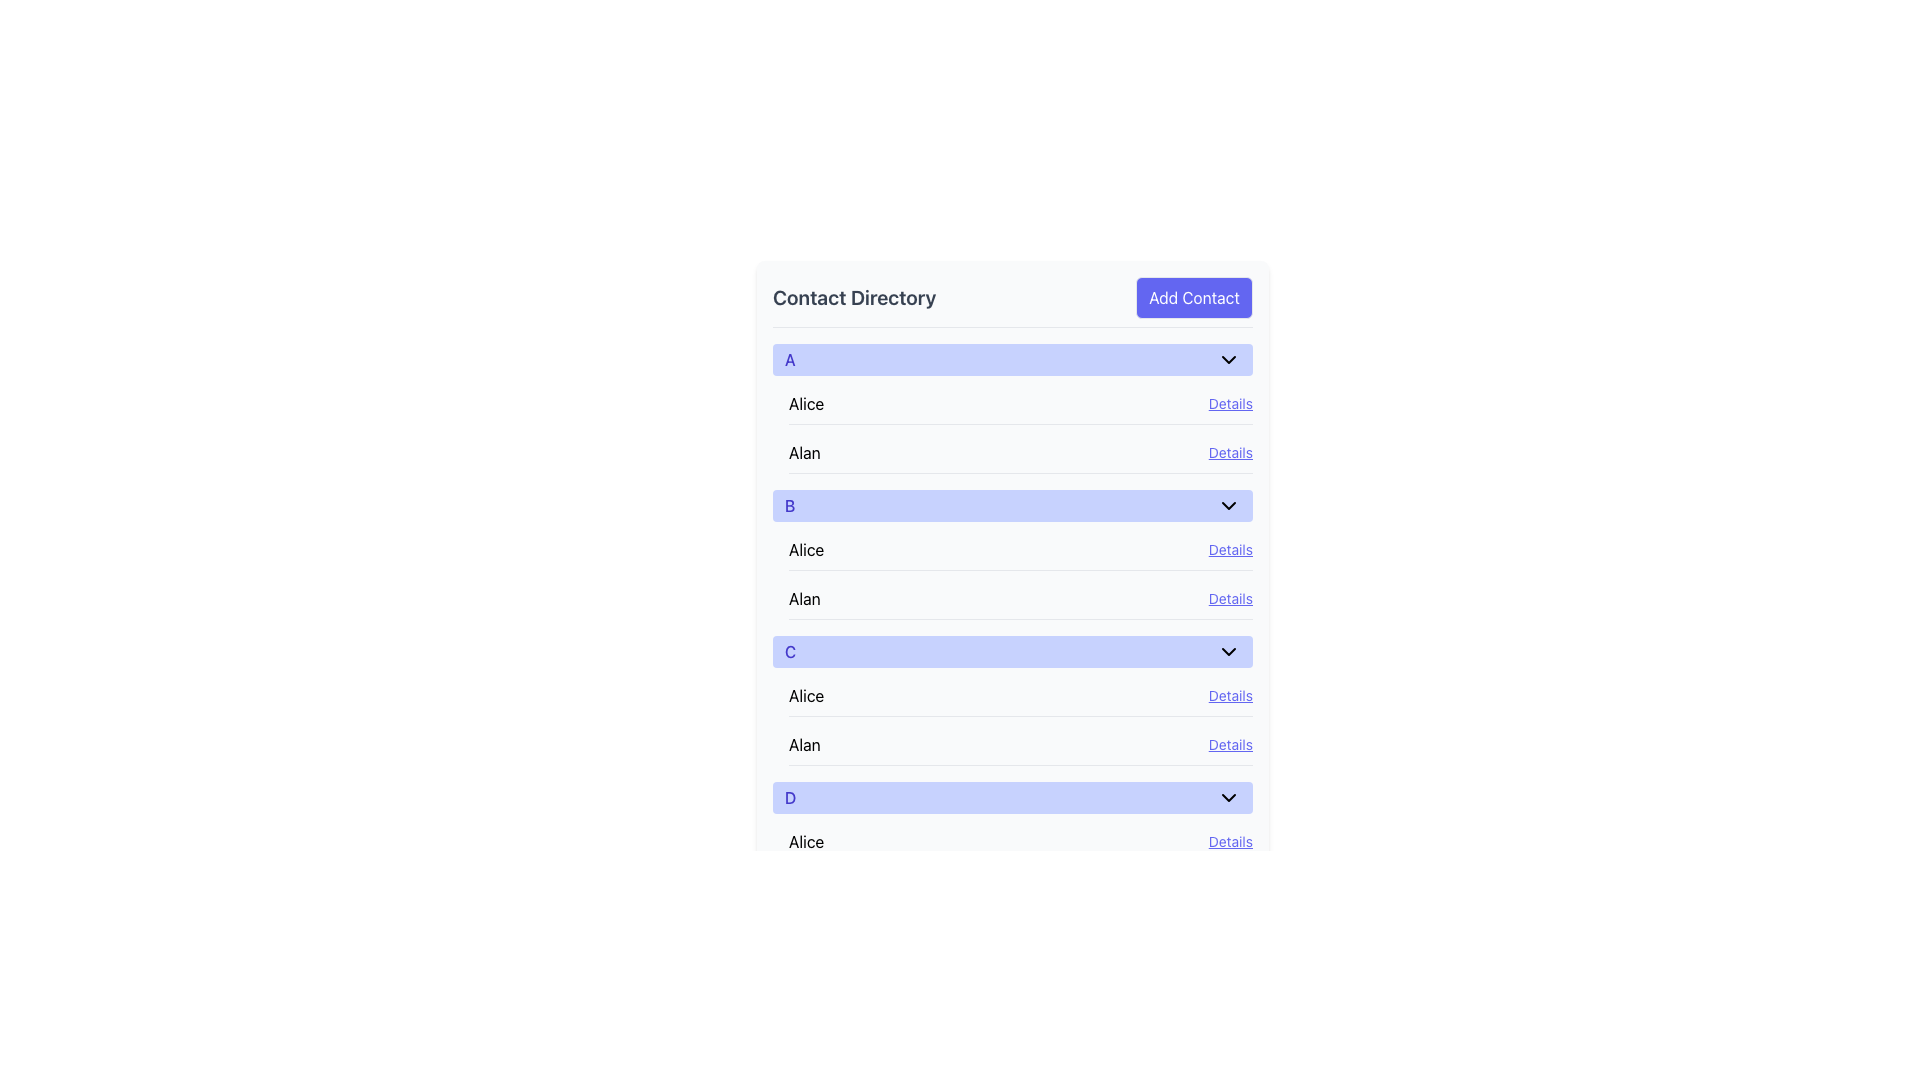 The height and width of the screenshot is (1080, 1920). What do you see at coordinates (1012, 847) in the screenshot?
I see `the 'Details' hyperlink for the contact 'Alice' in the 'Contact Directory', section 'D', to observe any hover effects` at bounding box center [1012, 847].